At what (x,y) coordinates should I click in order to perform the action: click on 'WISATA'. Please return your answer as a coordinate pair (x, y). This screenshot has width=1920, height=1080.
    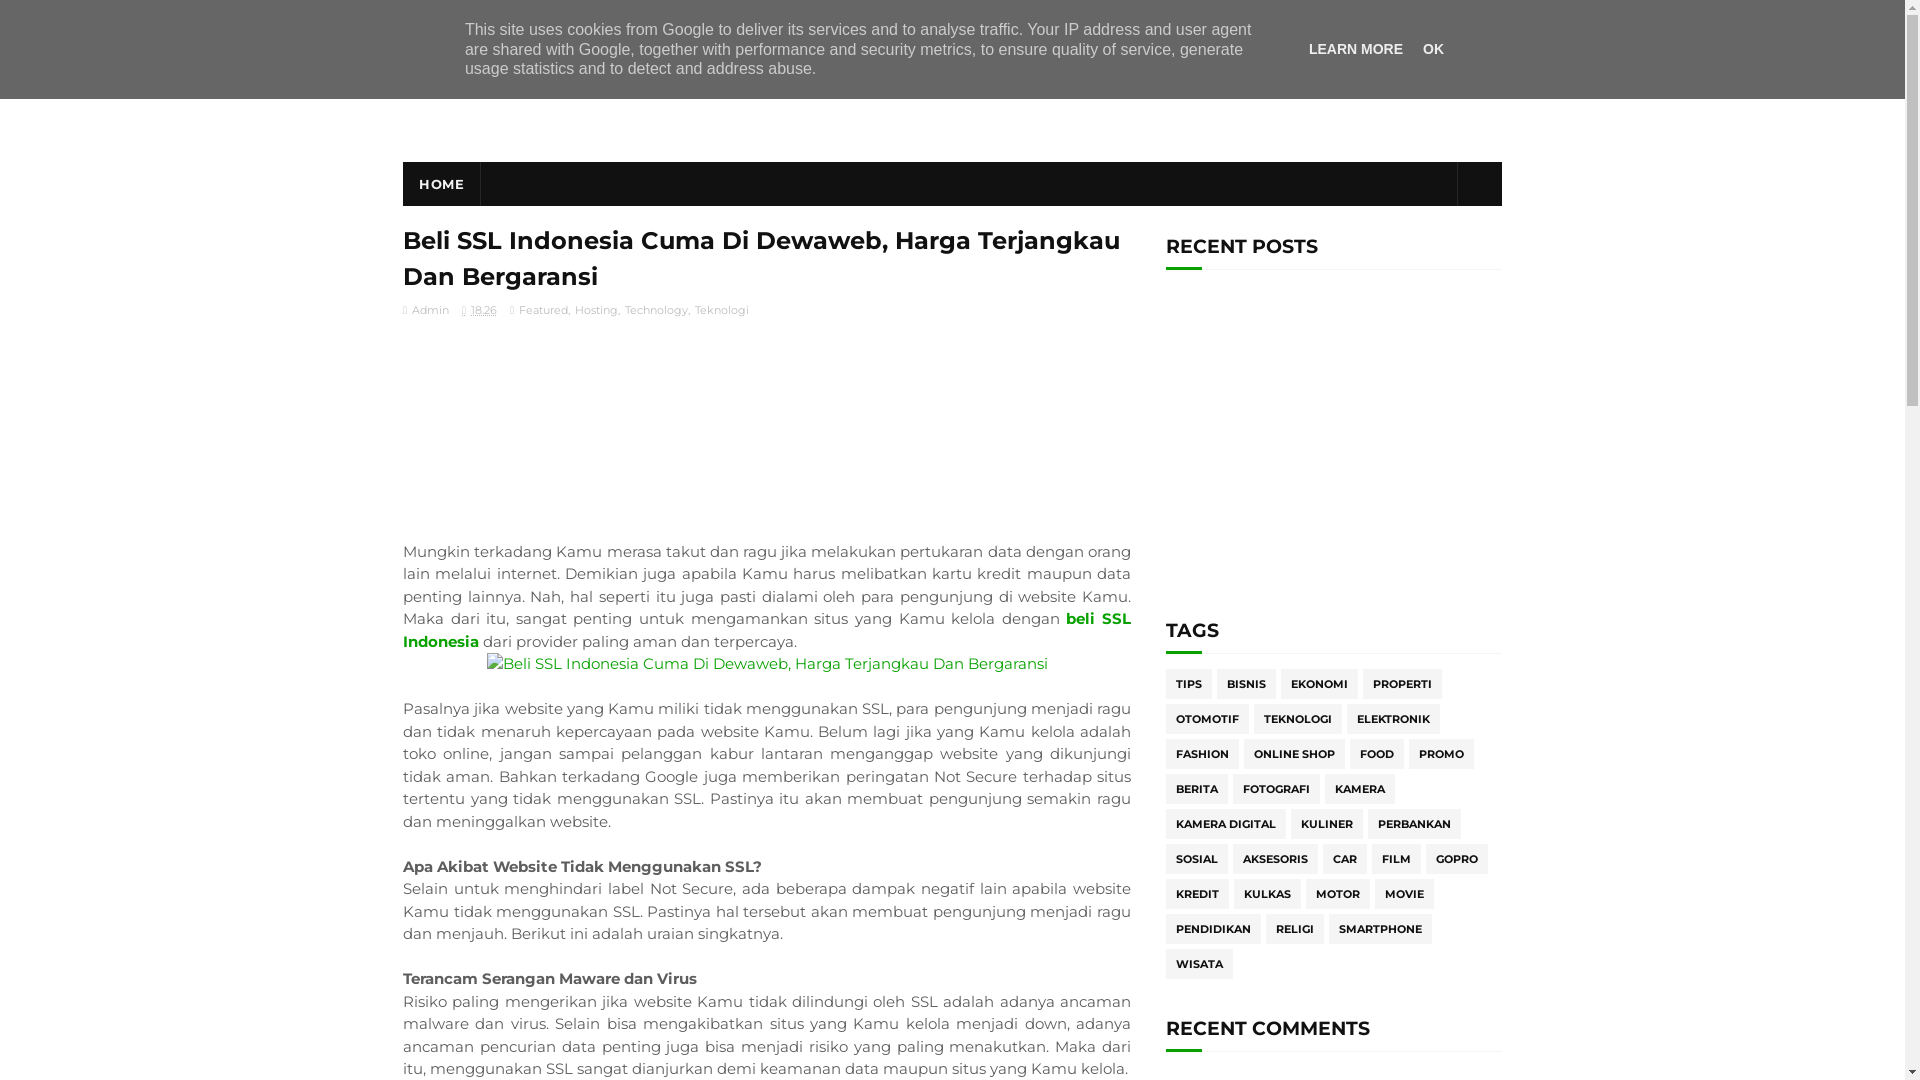
    Looking at the image, I should click on (1199, 963).